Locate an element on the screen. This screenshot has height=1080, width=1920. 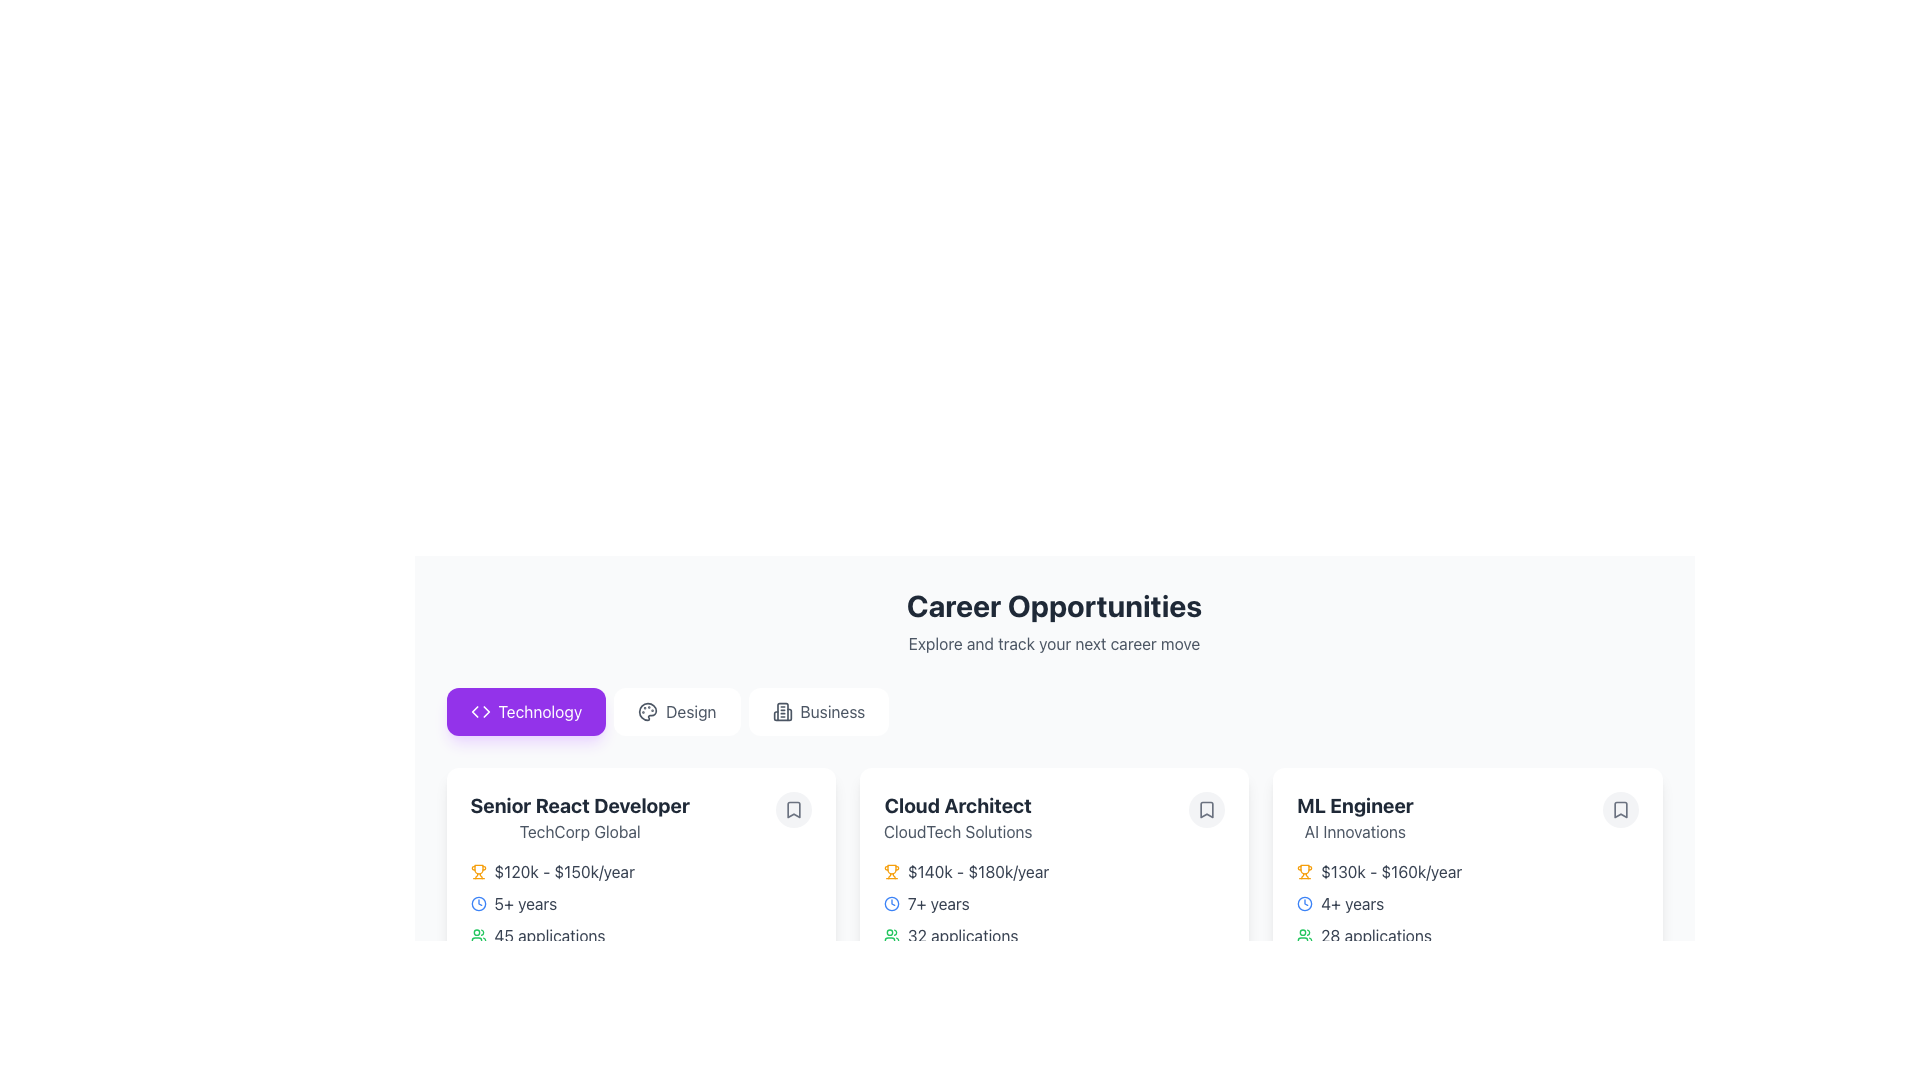
the text label displaying the salary range for the job role in the job listing card, located immediately to the right of the amber trophy icon is located at coordinates (563, 870).